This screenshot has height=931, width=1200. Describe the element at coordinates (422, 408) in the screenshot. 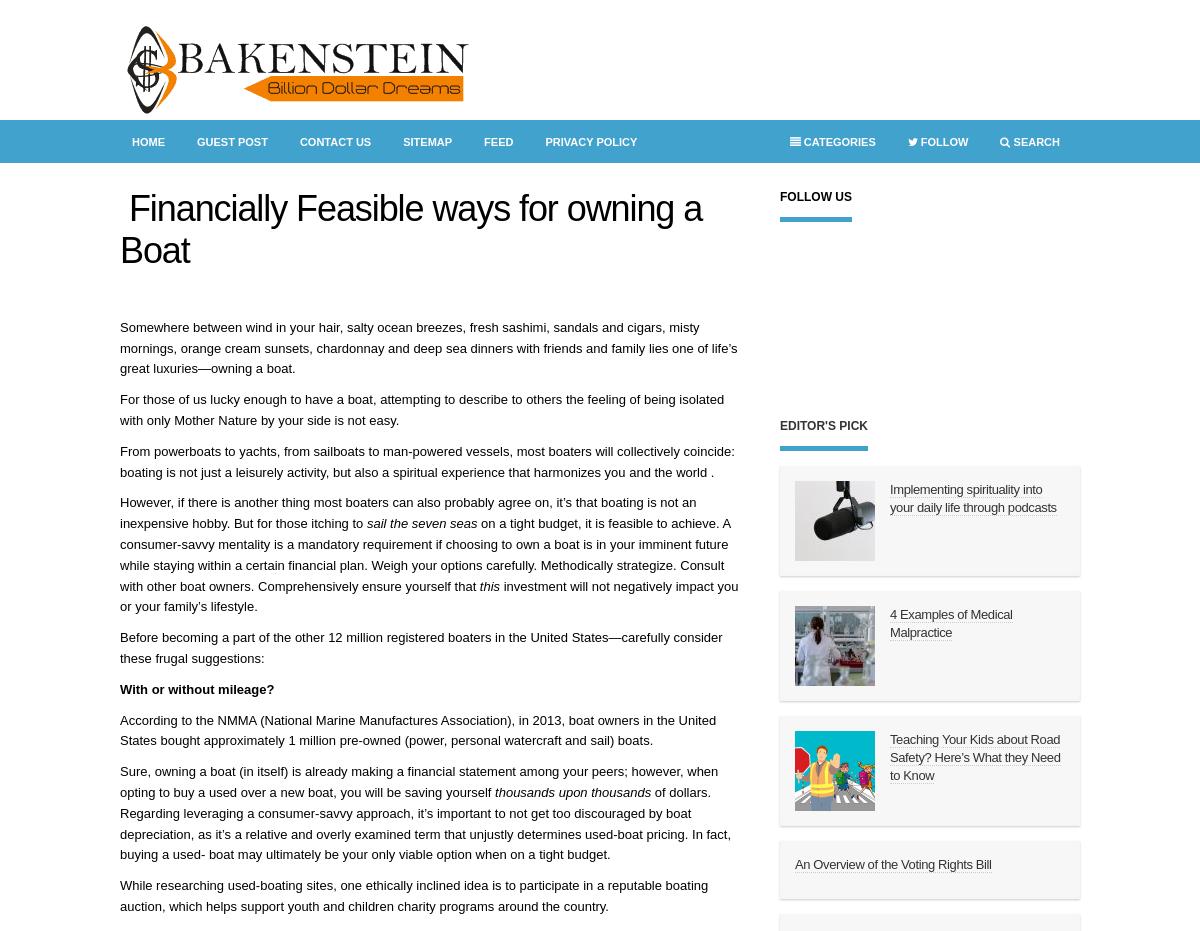

I see `'For those of us lucky enough to have a boat, attempting to describe to others the feeling of being isolated with only Mother Nature by your side is not easy.'` at that location.